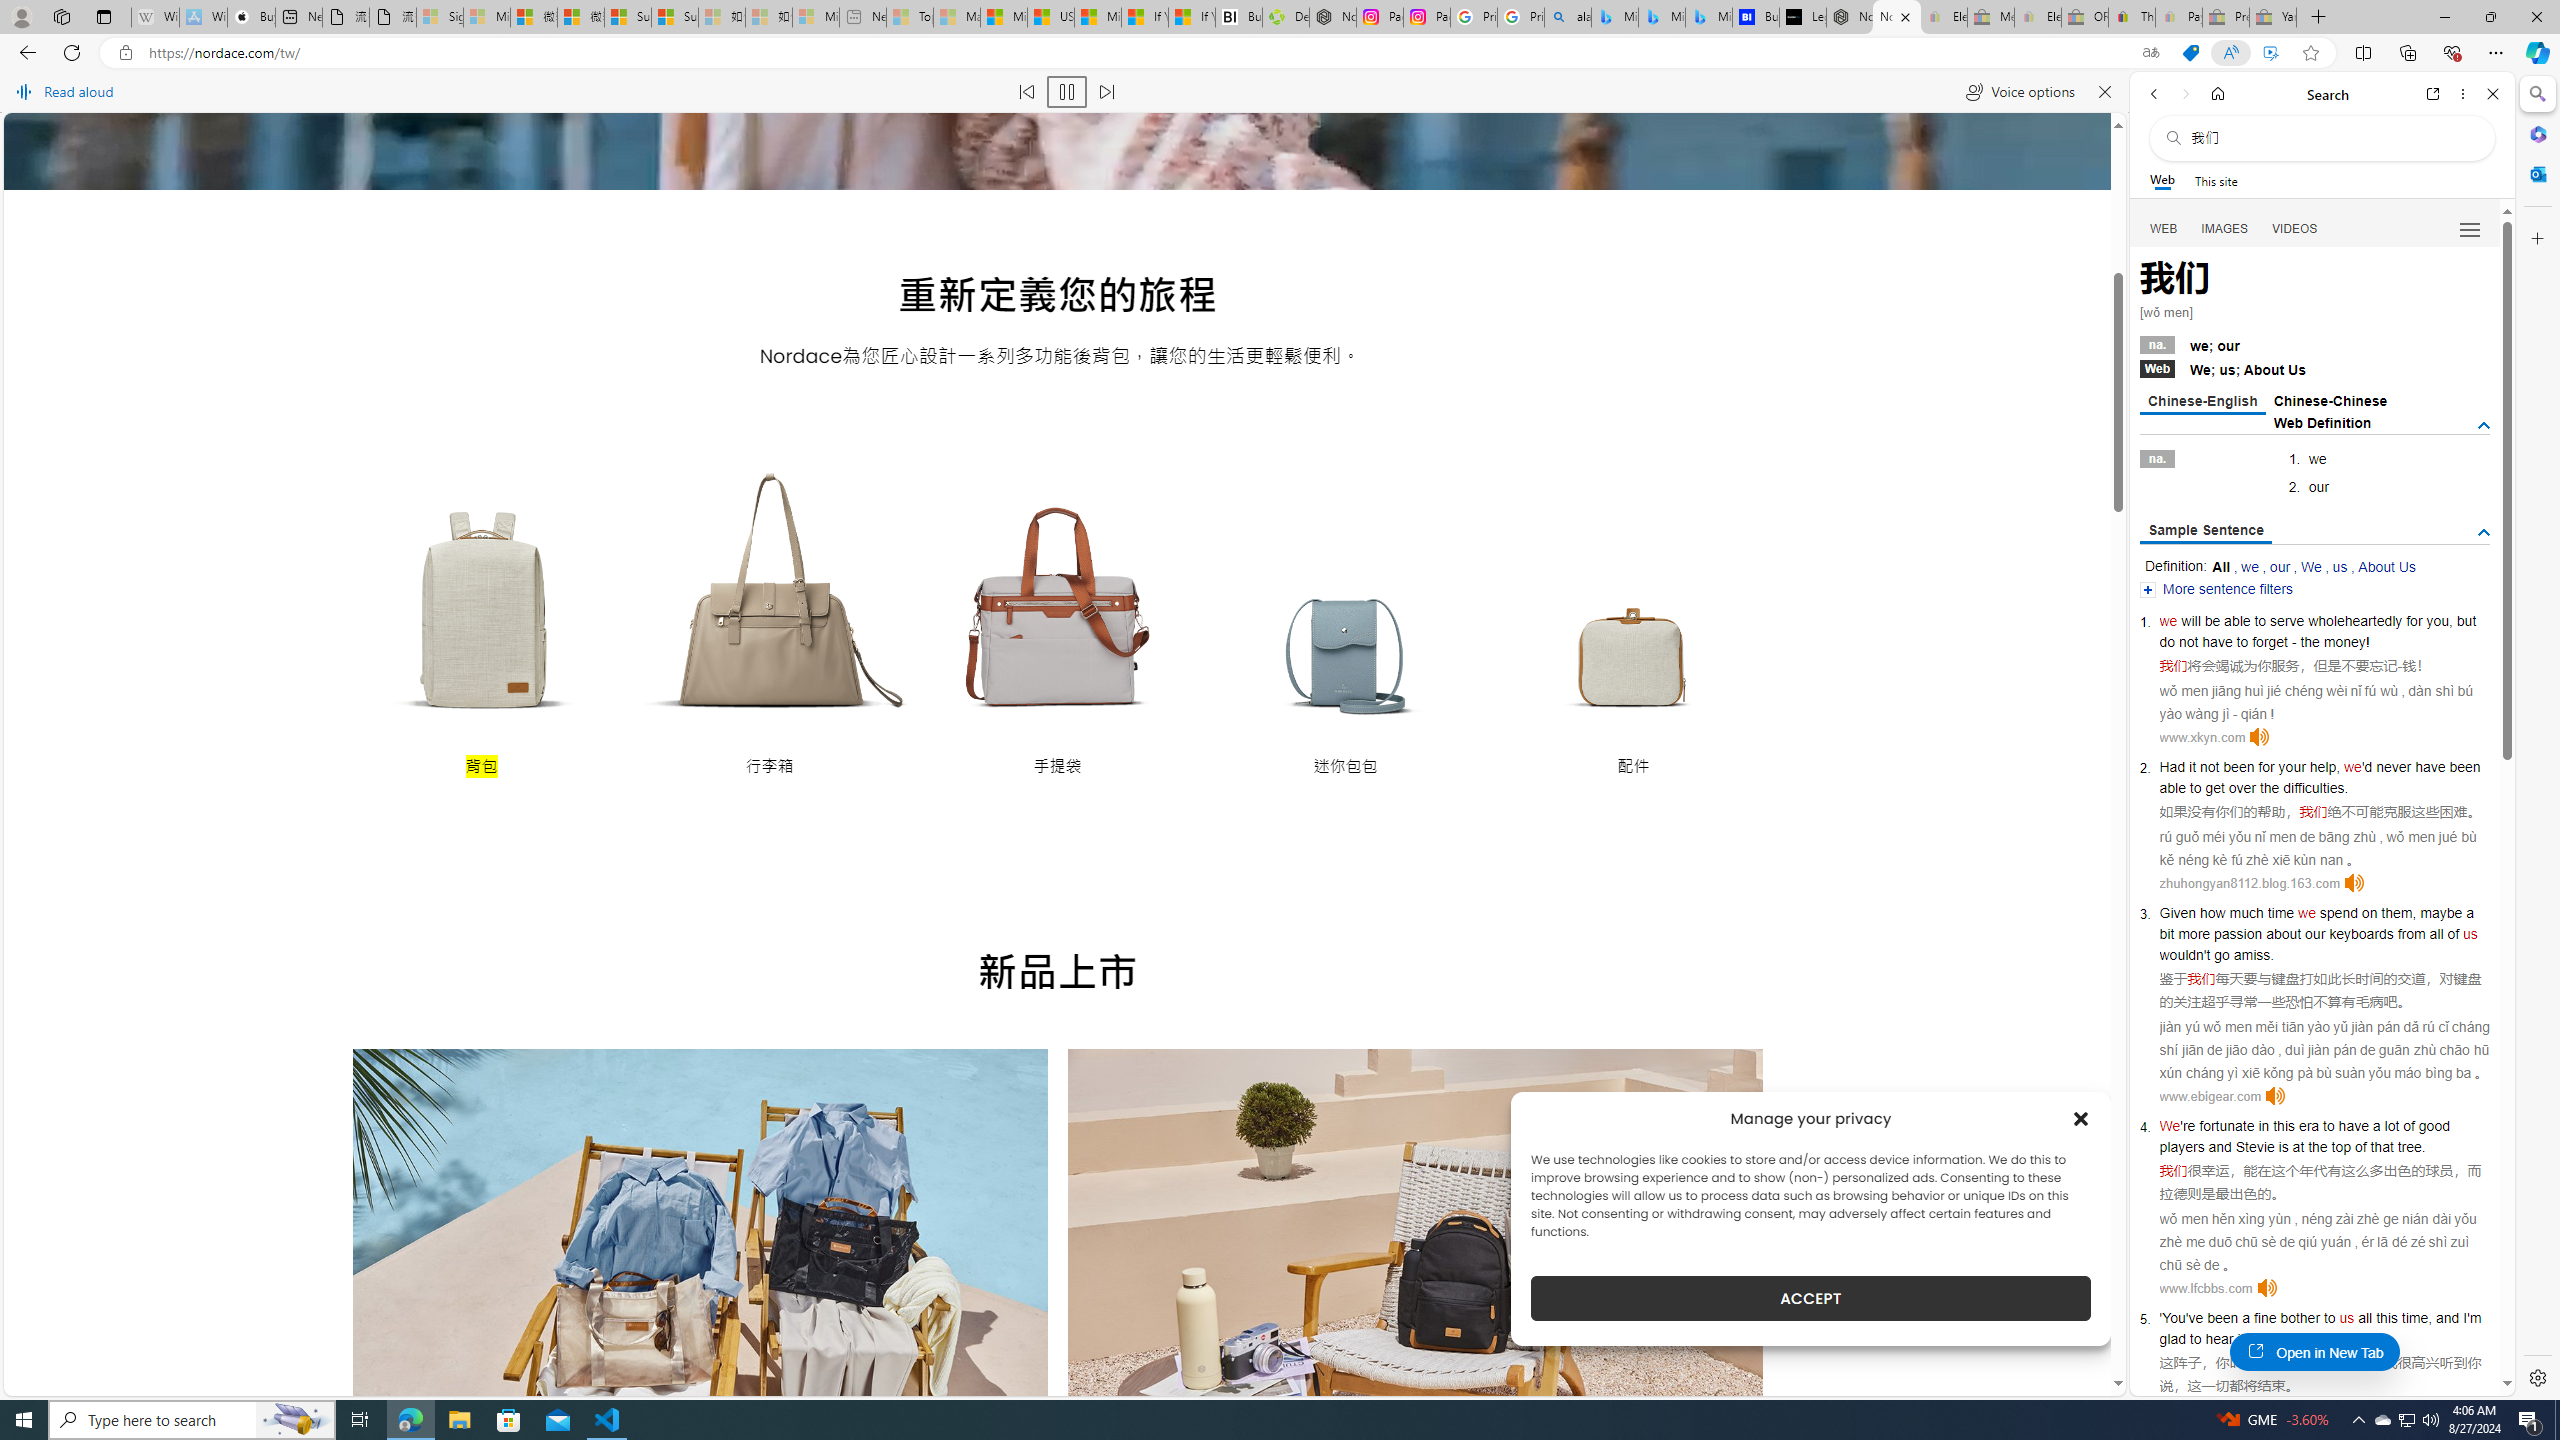 The image size is (2560, 1440). What do you see at coordinates (2225, 16) in the screenshot?
I see `'Press Room - eBay Inc. - Sleeping'` at bounding box center [2225, 16].